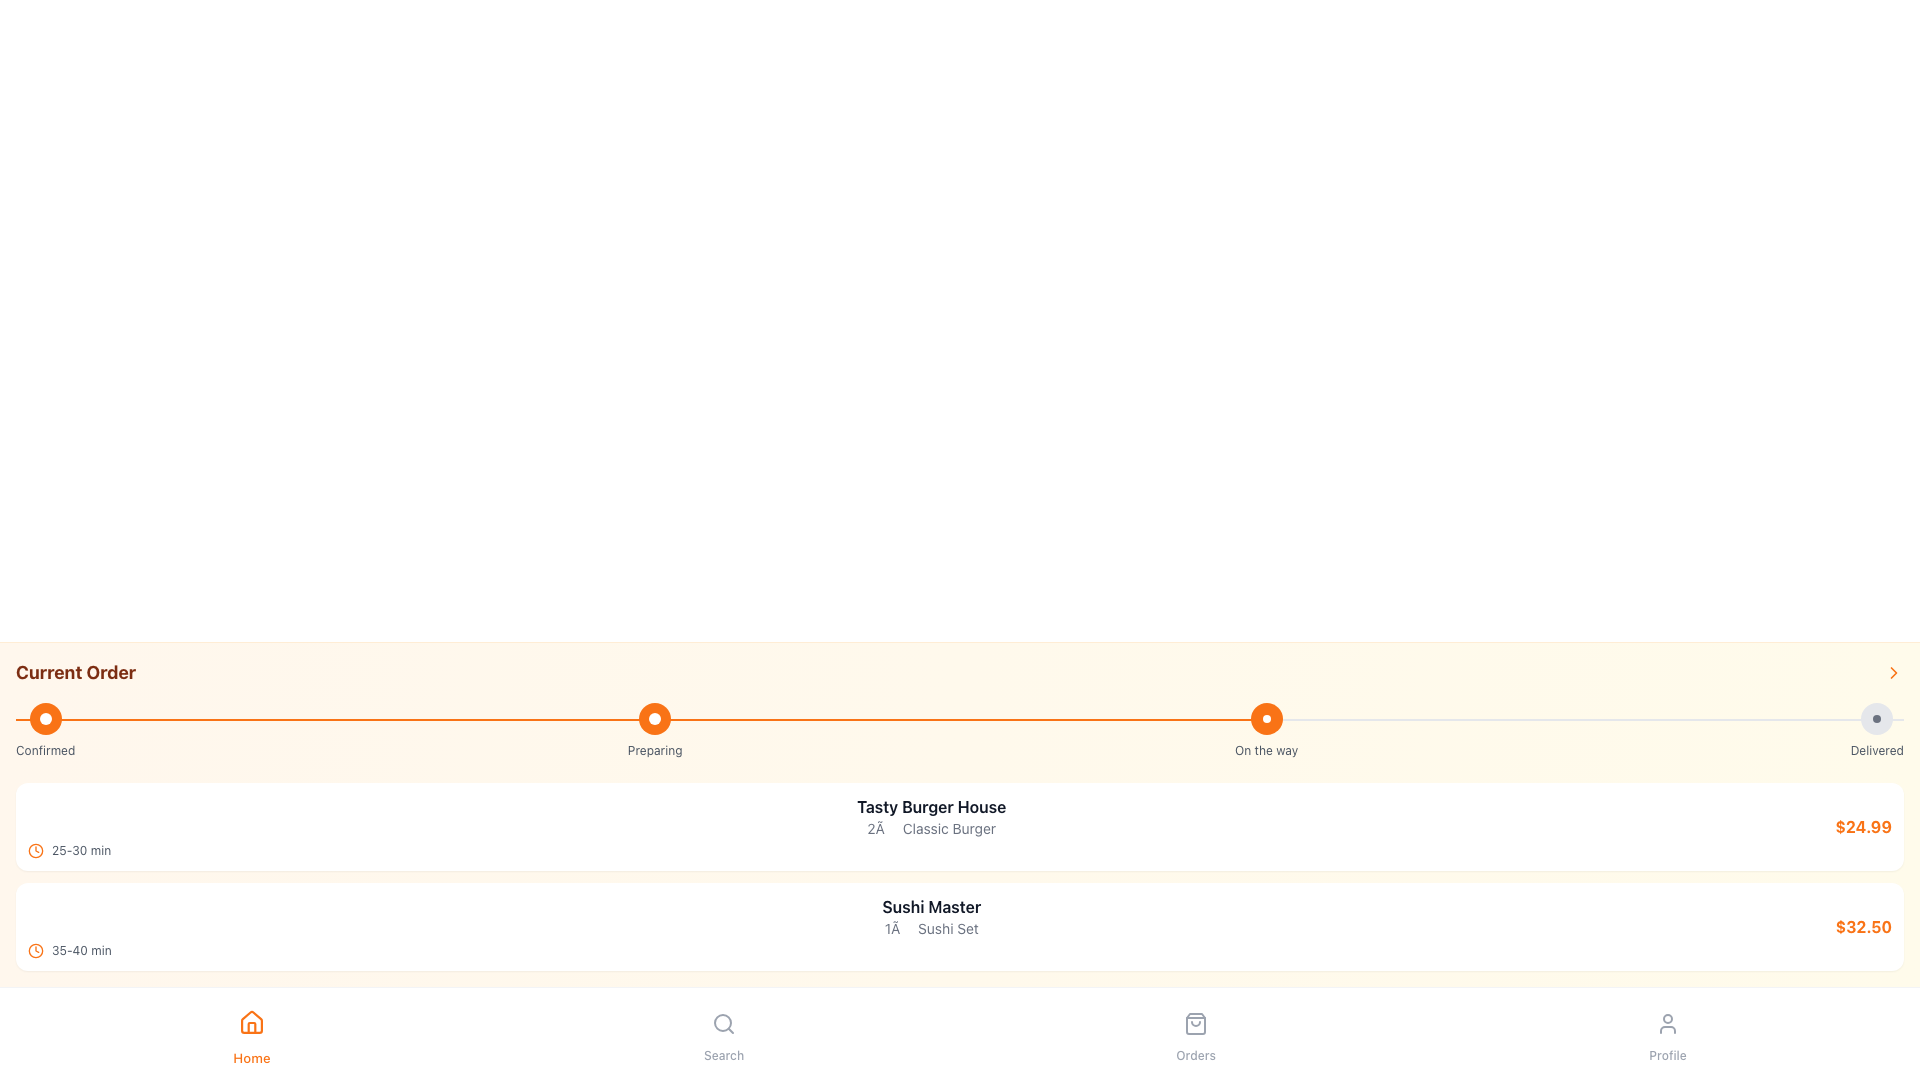 This screenshot has width=1920, height=1080. I want to click on the magnifying glass icon located centrally within the 'Search' button in the bottom navigation bar, so click(723, 1023).